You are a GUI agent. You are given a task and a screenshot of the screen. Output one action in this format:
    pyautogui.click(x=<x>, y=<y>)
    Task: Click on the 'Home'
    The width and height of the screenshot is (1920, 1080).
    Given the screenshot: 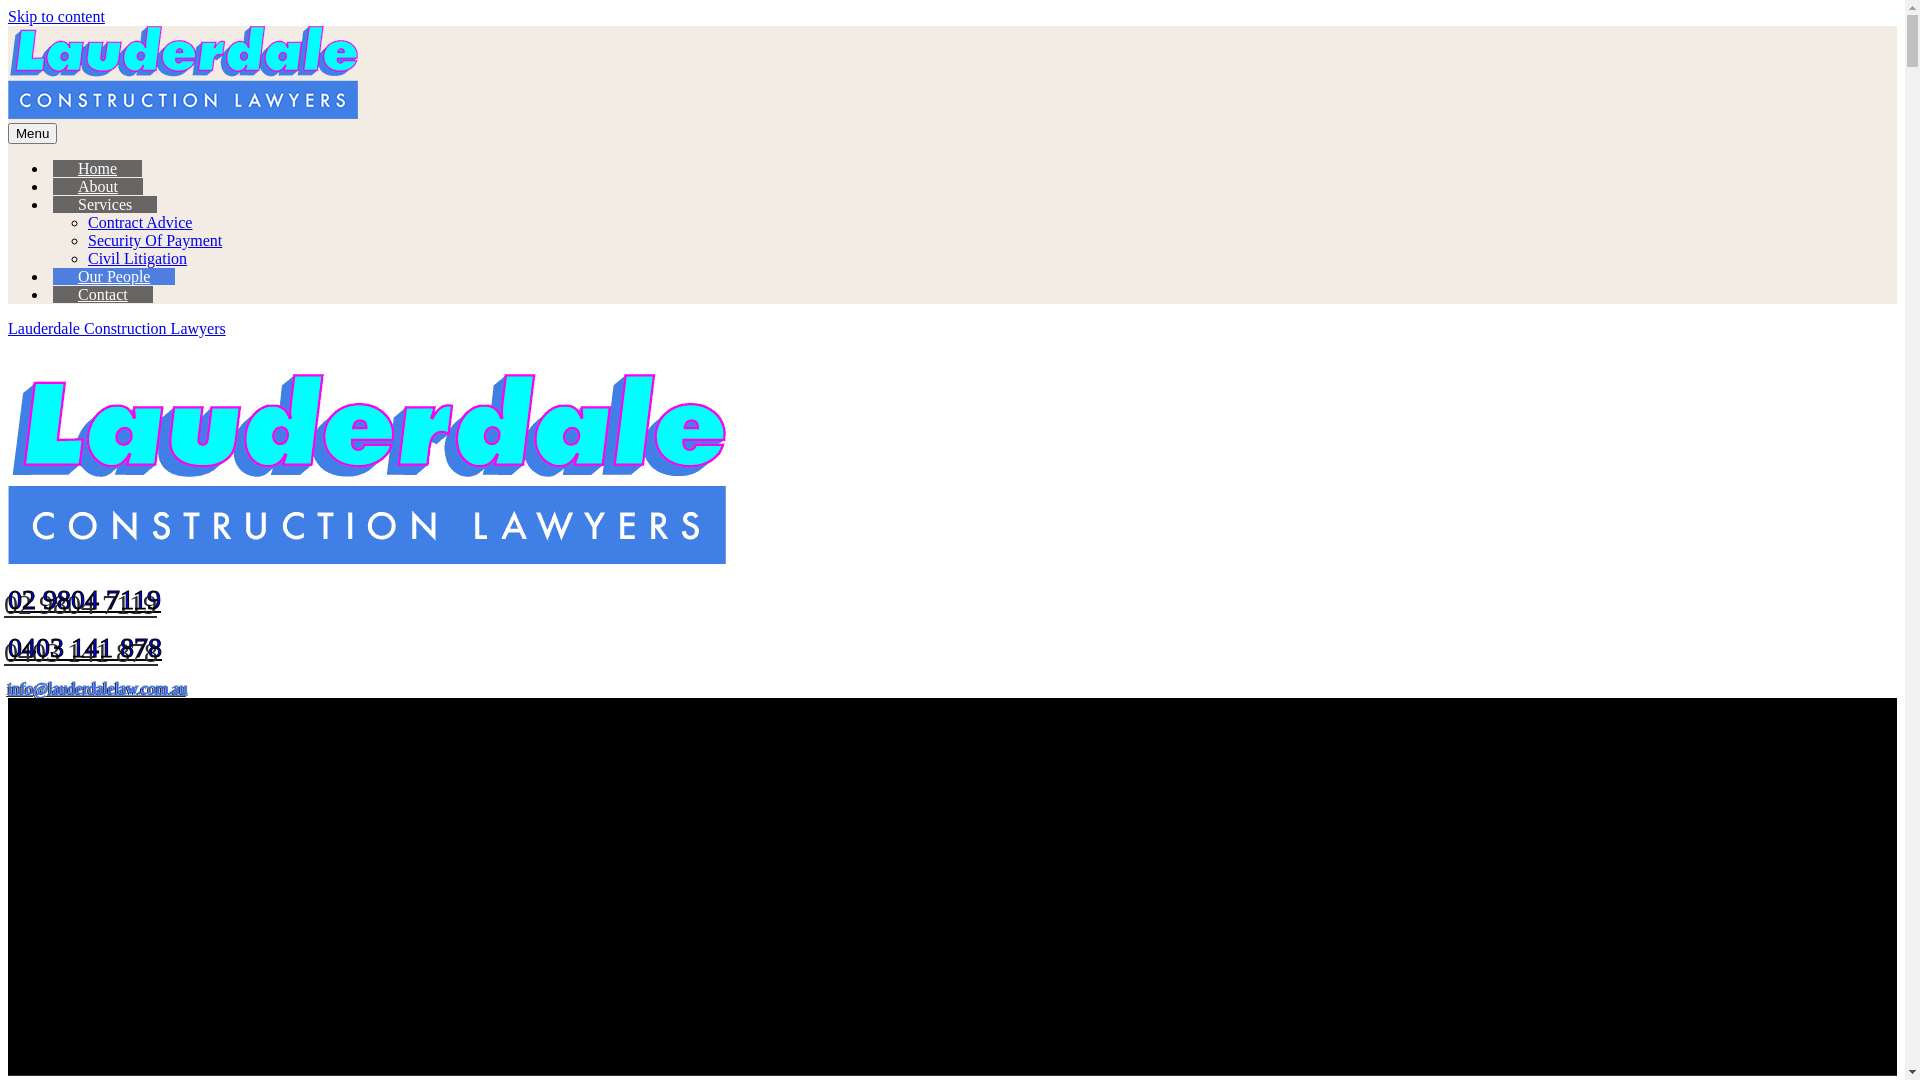 What is the action you would take?
    pyautogui.click(x=96, y=167)
    